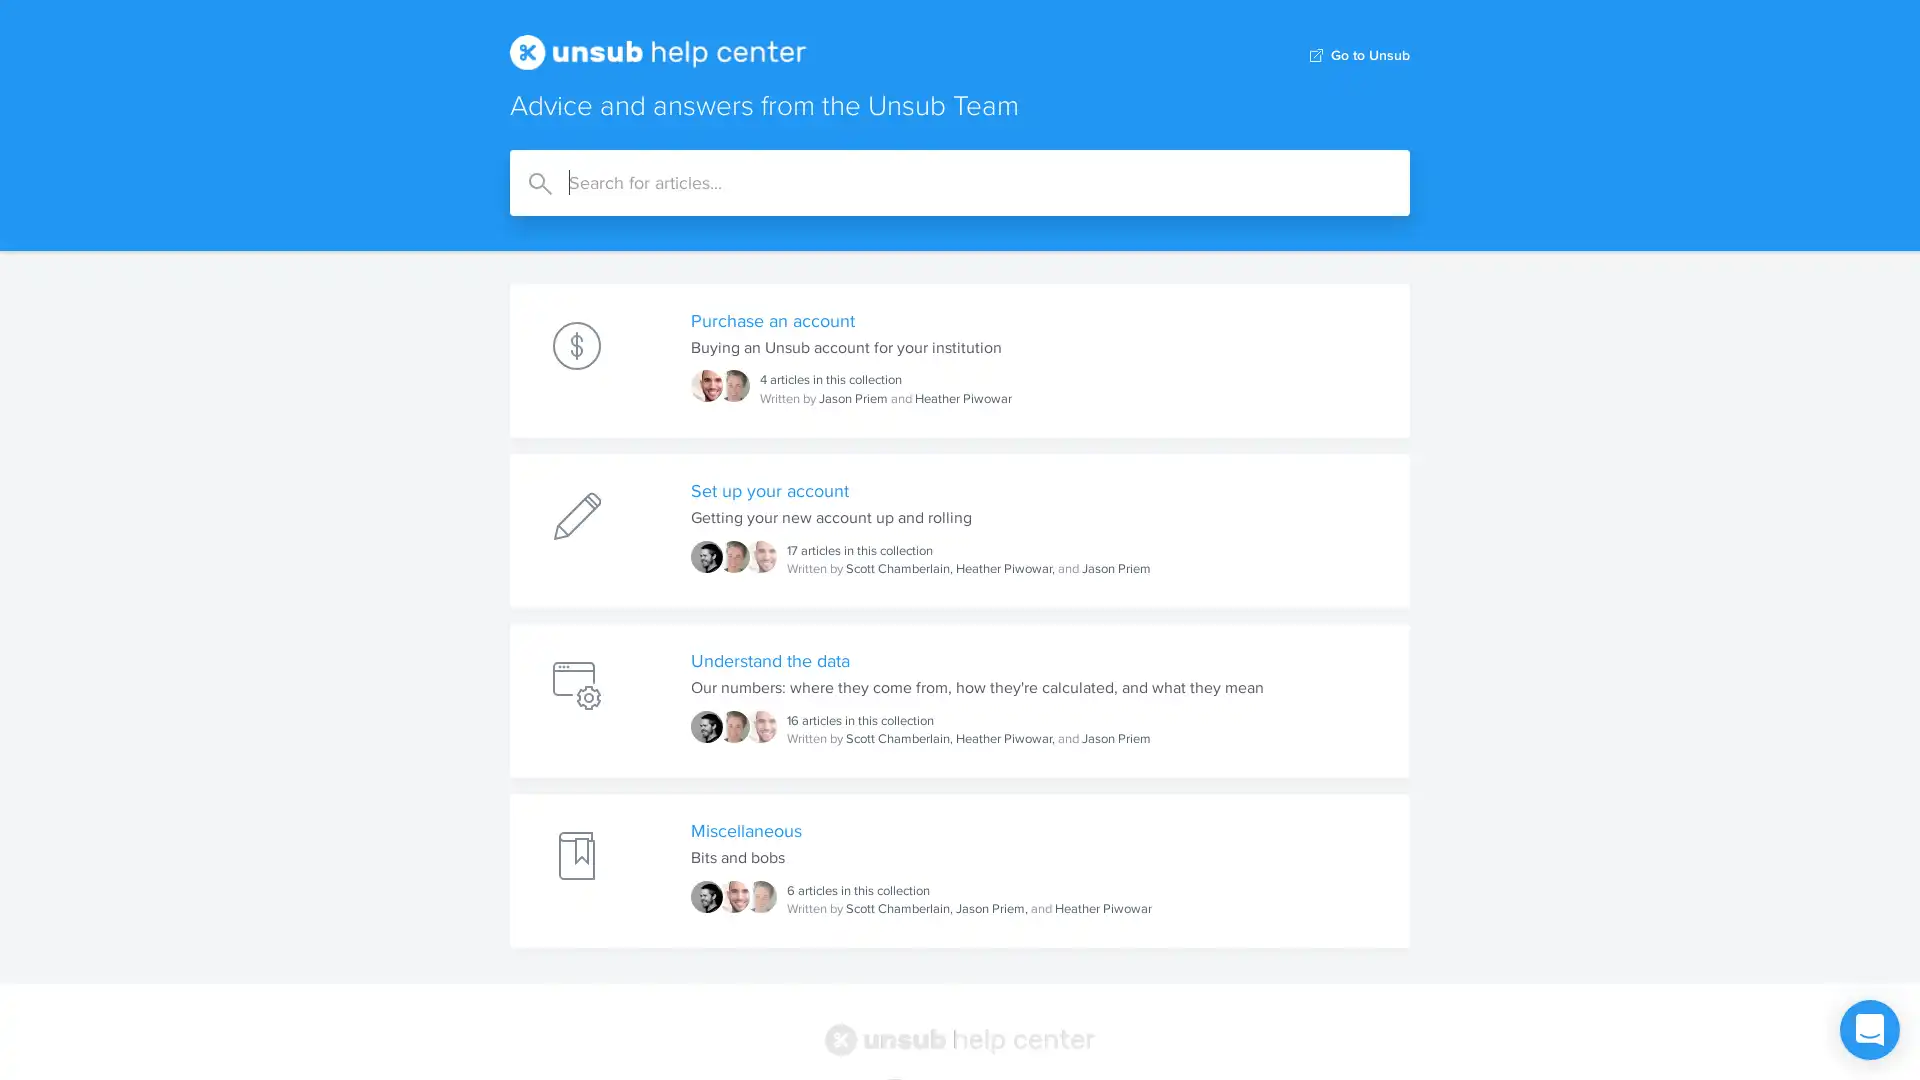  What do you see at coordinates (1869, 1029) in the screenshot?
I see `Open Intercom Messenger` at bounding box center [1869, 1029].